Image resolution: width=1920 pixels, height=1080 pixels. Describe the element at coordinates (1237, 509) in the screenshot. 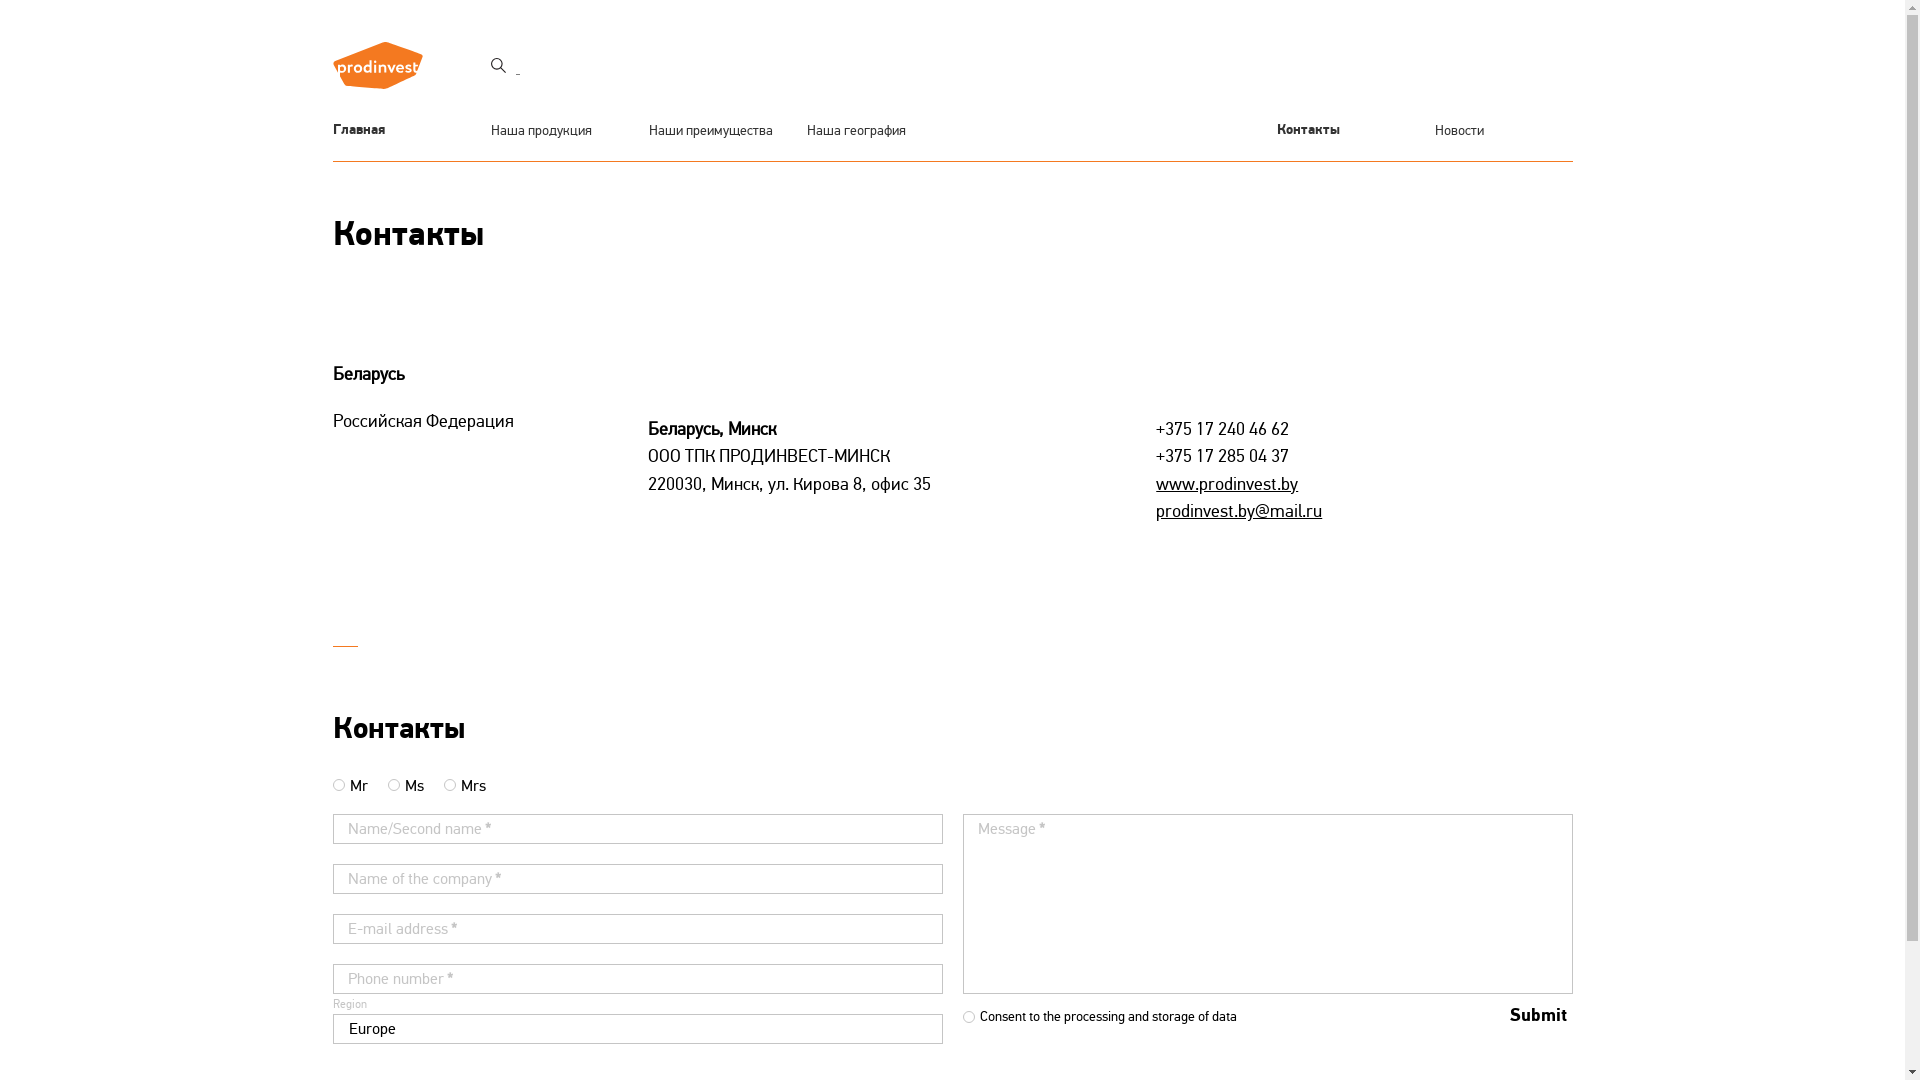

I see `'prodinvest.by@mail.ru'` at that location.